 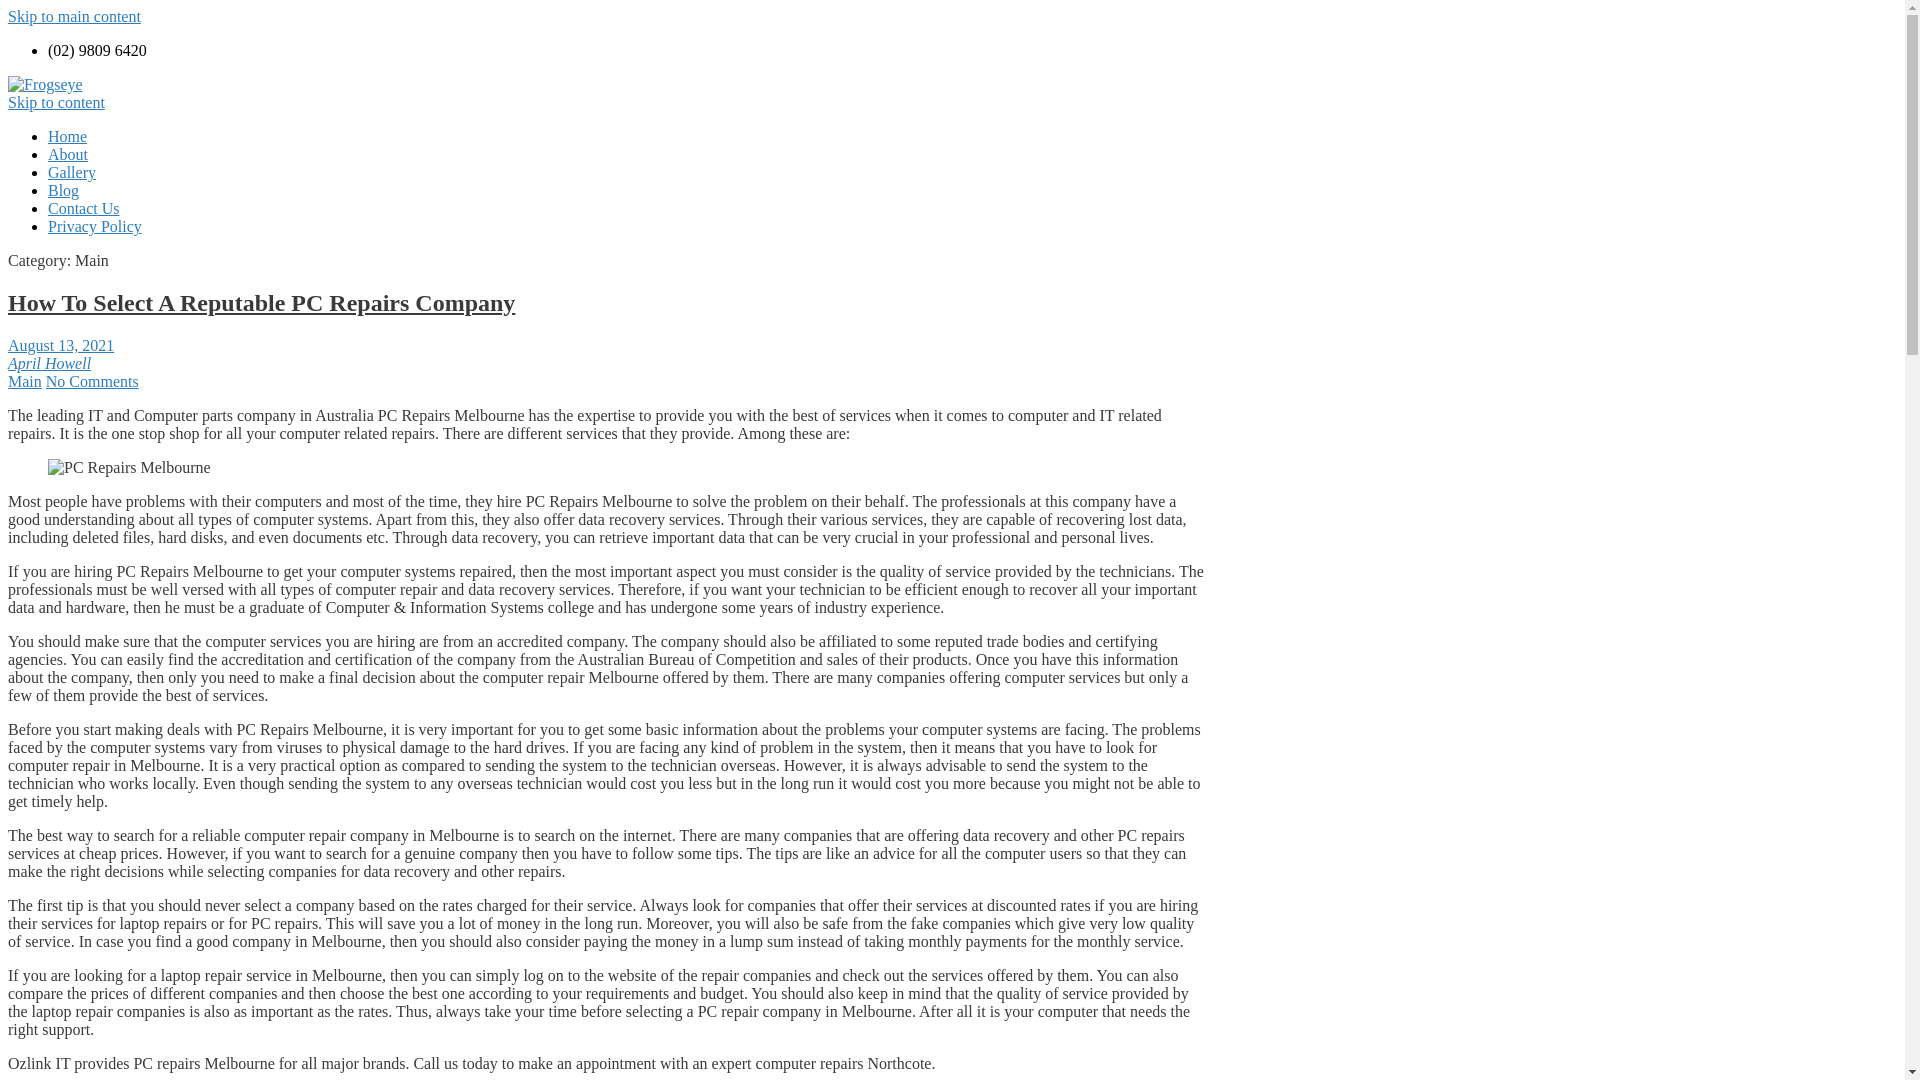 What do you see at coordinates (63, 190) in the screenshot?
I see `'Blog'` at bounding box center [63, 190].